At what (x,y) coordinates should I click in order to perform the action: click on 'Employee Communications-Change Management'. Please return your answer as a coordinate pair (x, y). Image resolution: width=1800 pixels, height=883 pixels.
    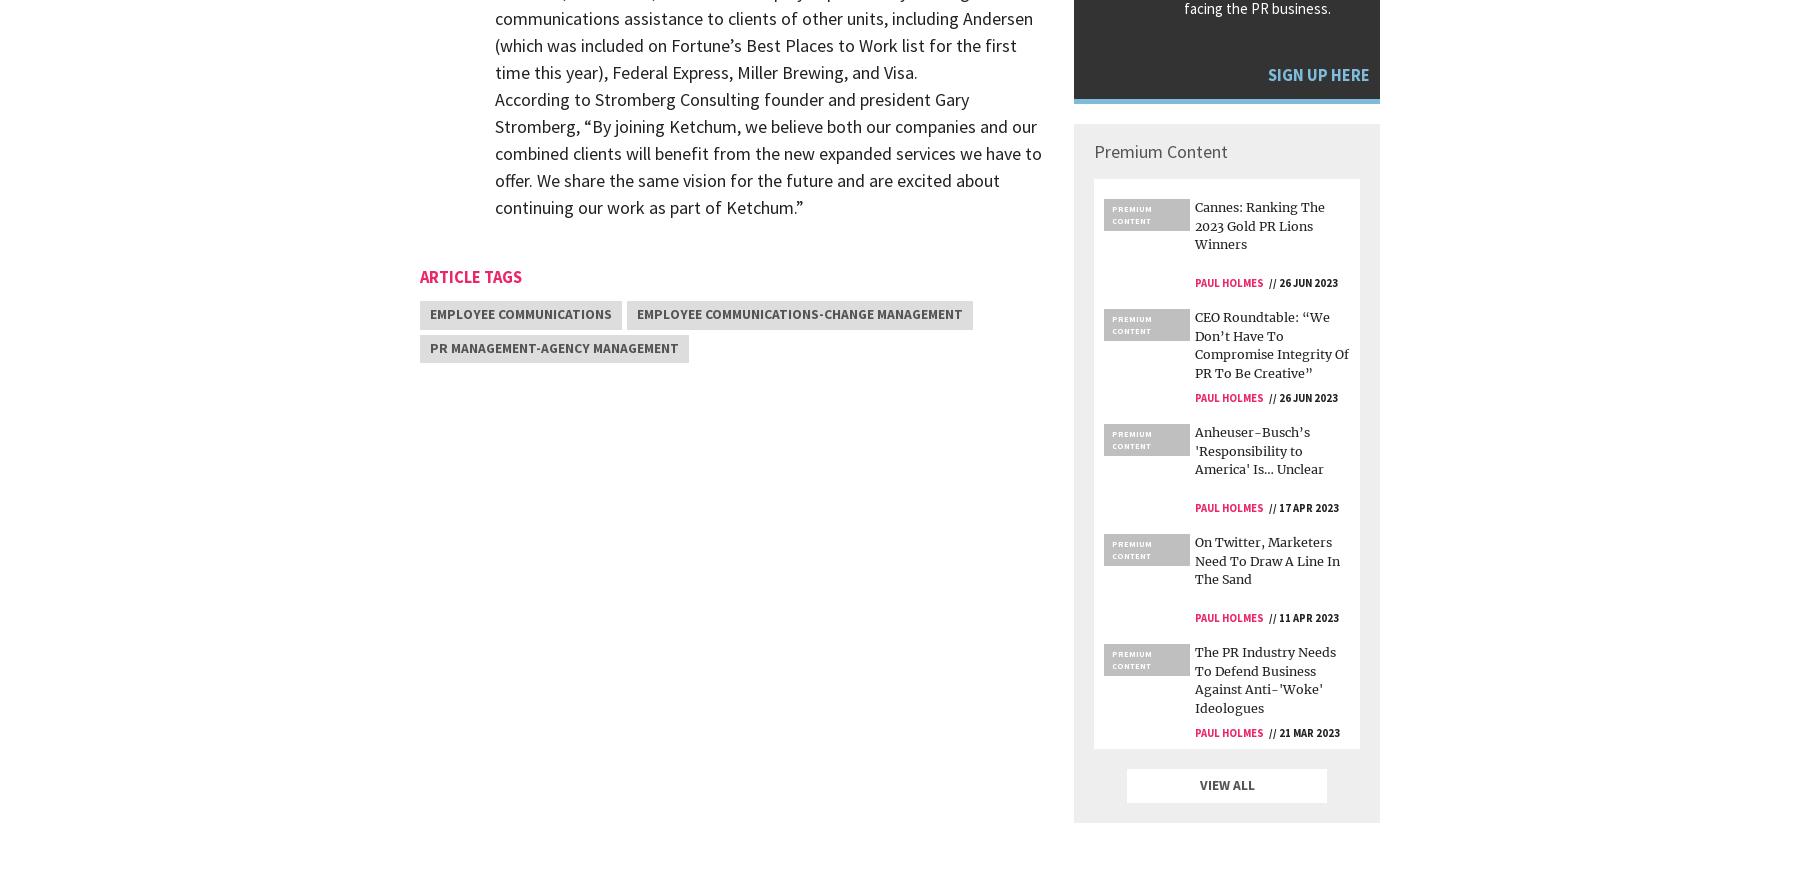
    Looking at the image, I should click on (637, 313).